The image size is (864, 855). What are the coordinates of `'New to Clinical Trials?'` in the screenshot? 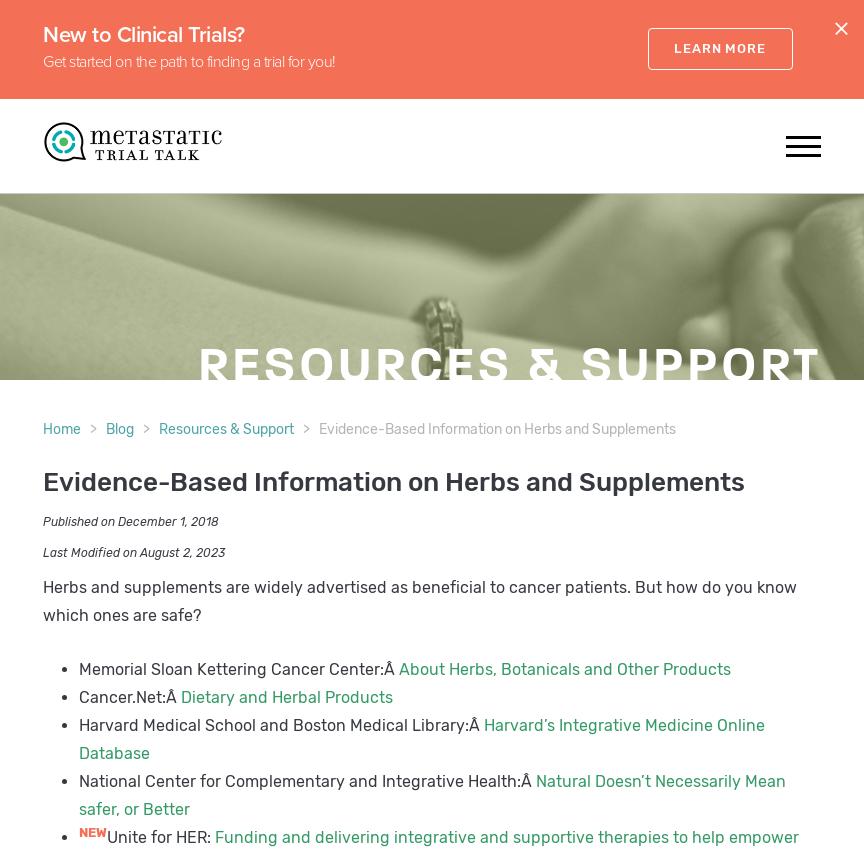 It's located at (142, 33).